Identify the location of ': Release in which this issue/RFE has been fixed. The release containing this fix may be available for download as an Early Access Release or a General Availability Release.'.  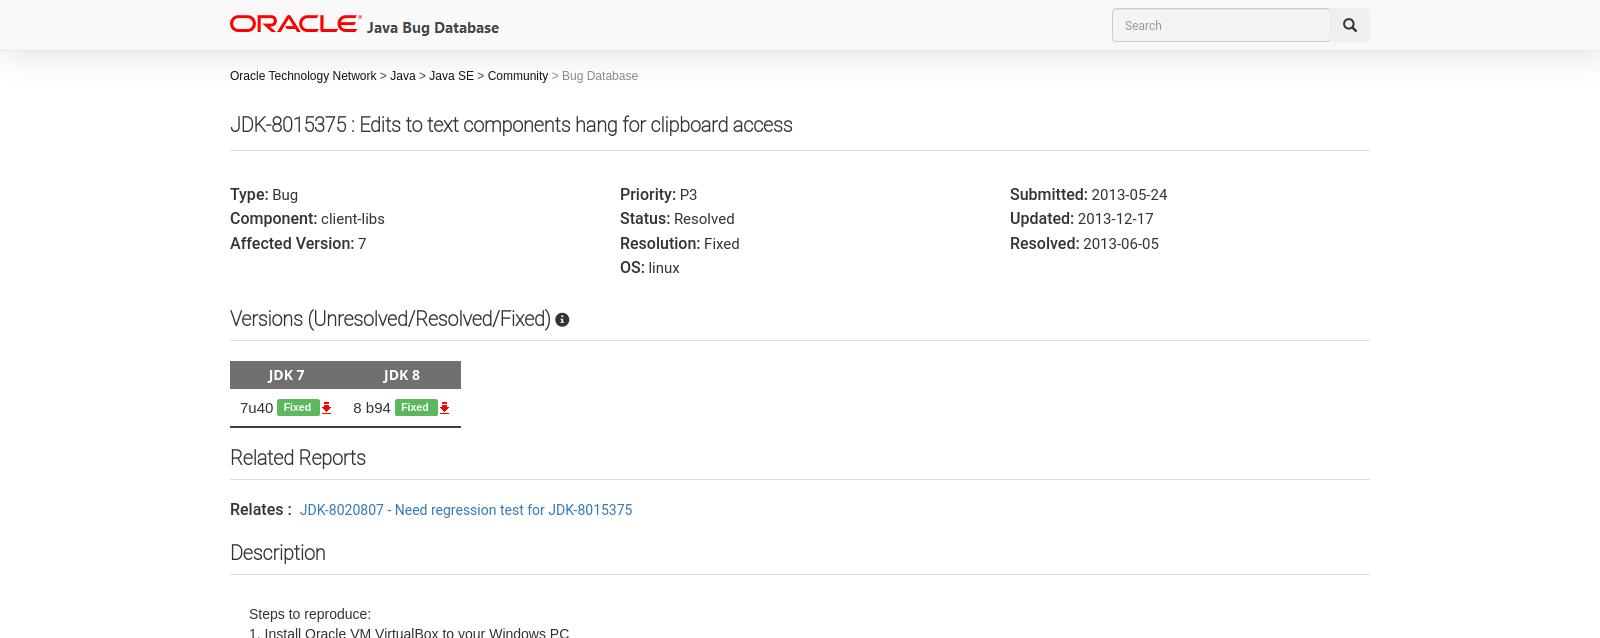
(585, 384).